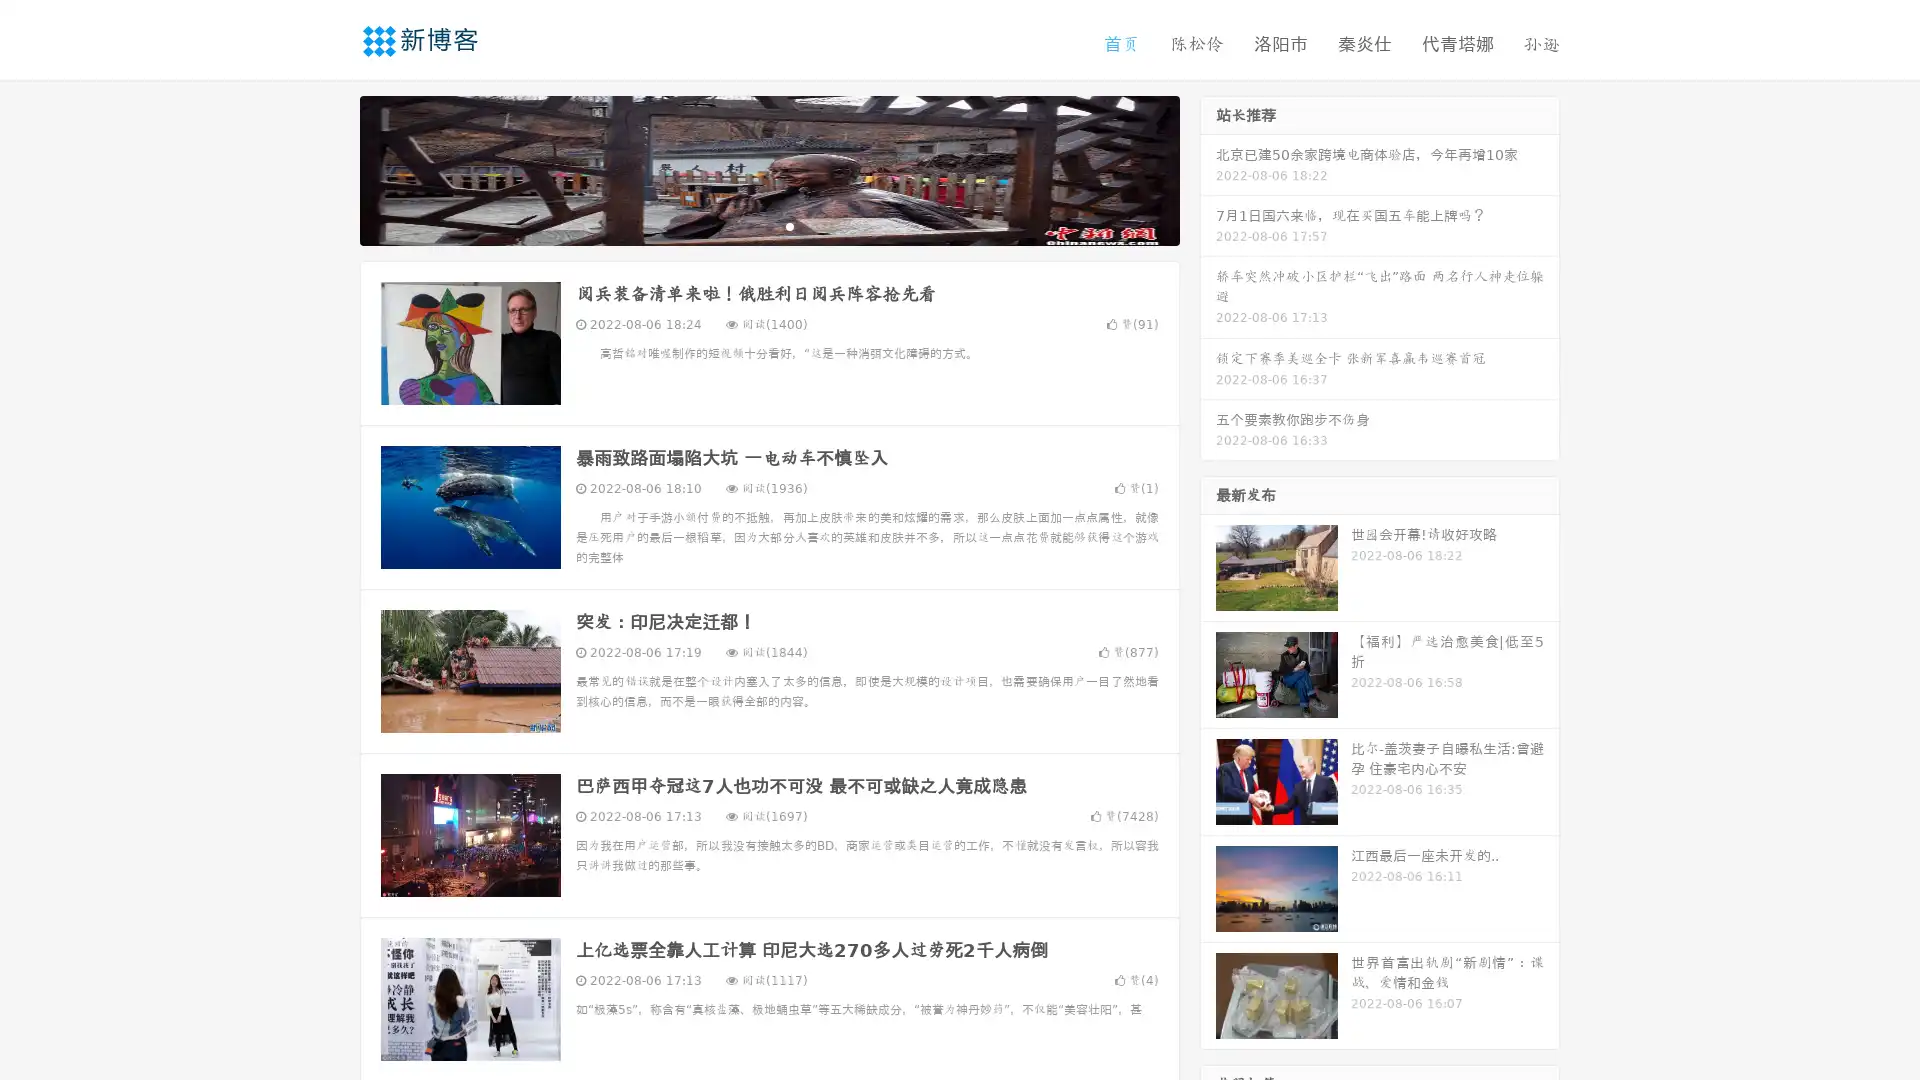 The height and width of the screenshot is (1080, 1920). What do you see at coordinates (748, 225) in the screenshot?
I see `Go to slide 1` at bounding box center [748, 225].